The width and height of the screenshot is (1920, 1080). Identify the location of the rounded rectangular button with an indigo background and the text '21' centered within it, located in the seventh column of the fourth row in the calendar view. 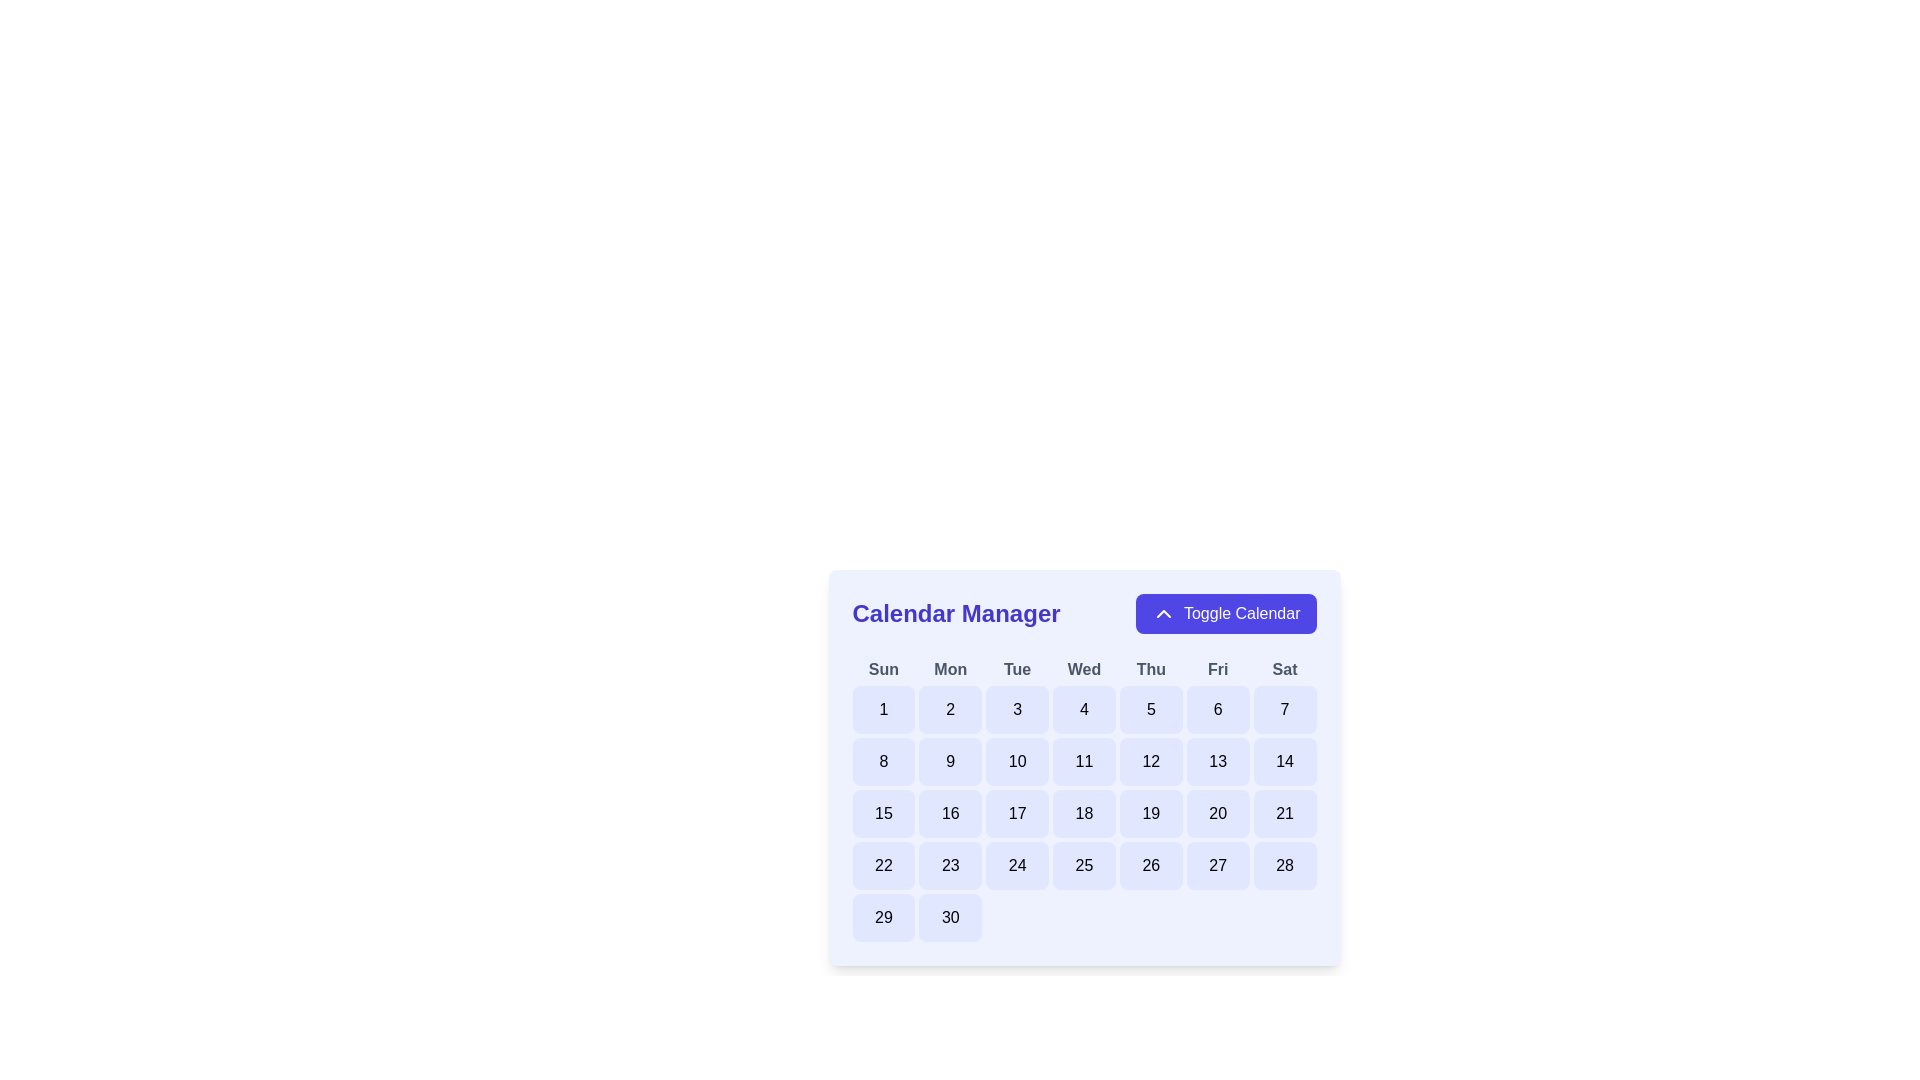
(1285, 813).